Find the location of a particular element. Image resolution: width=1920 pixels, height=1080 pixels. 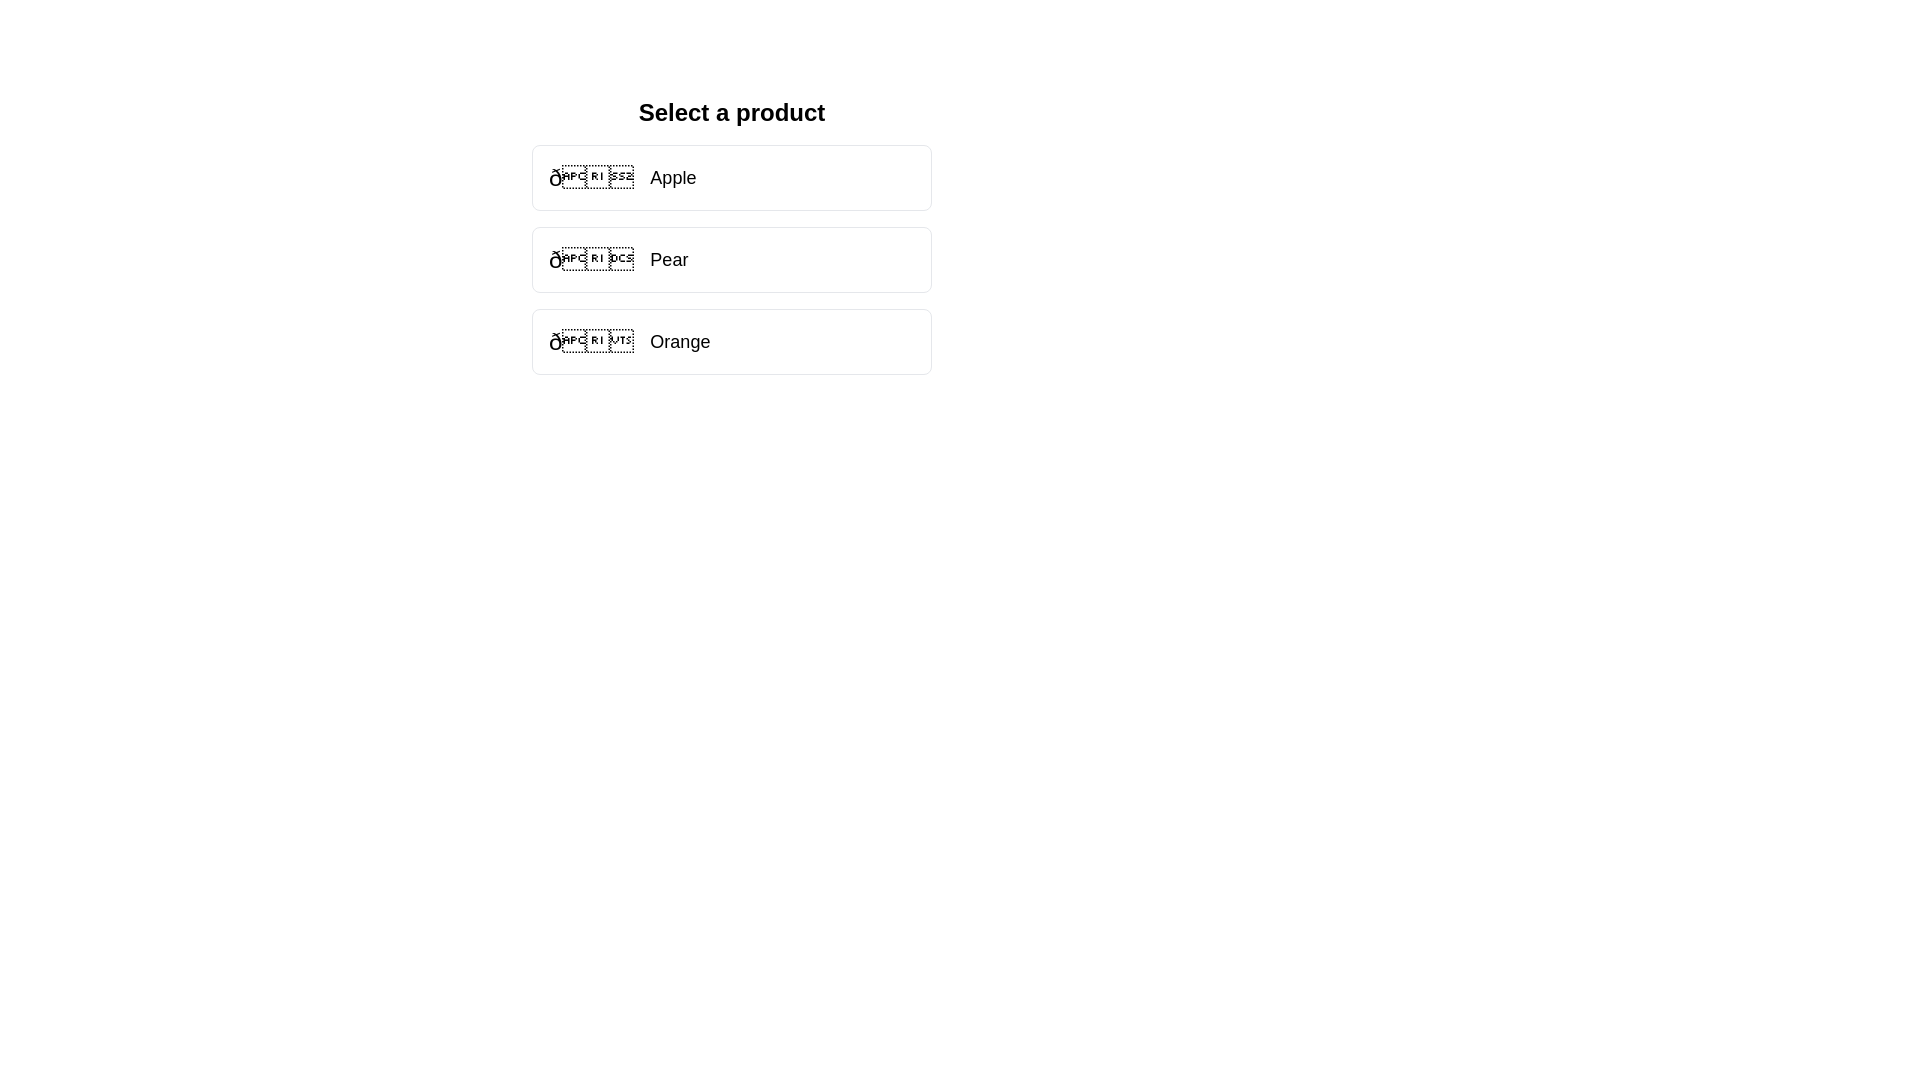

the first selectable item in the list representing the product 'Apple' is located at coordinates (730, 176).